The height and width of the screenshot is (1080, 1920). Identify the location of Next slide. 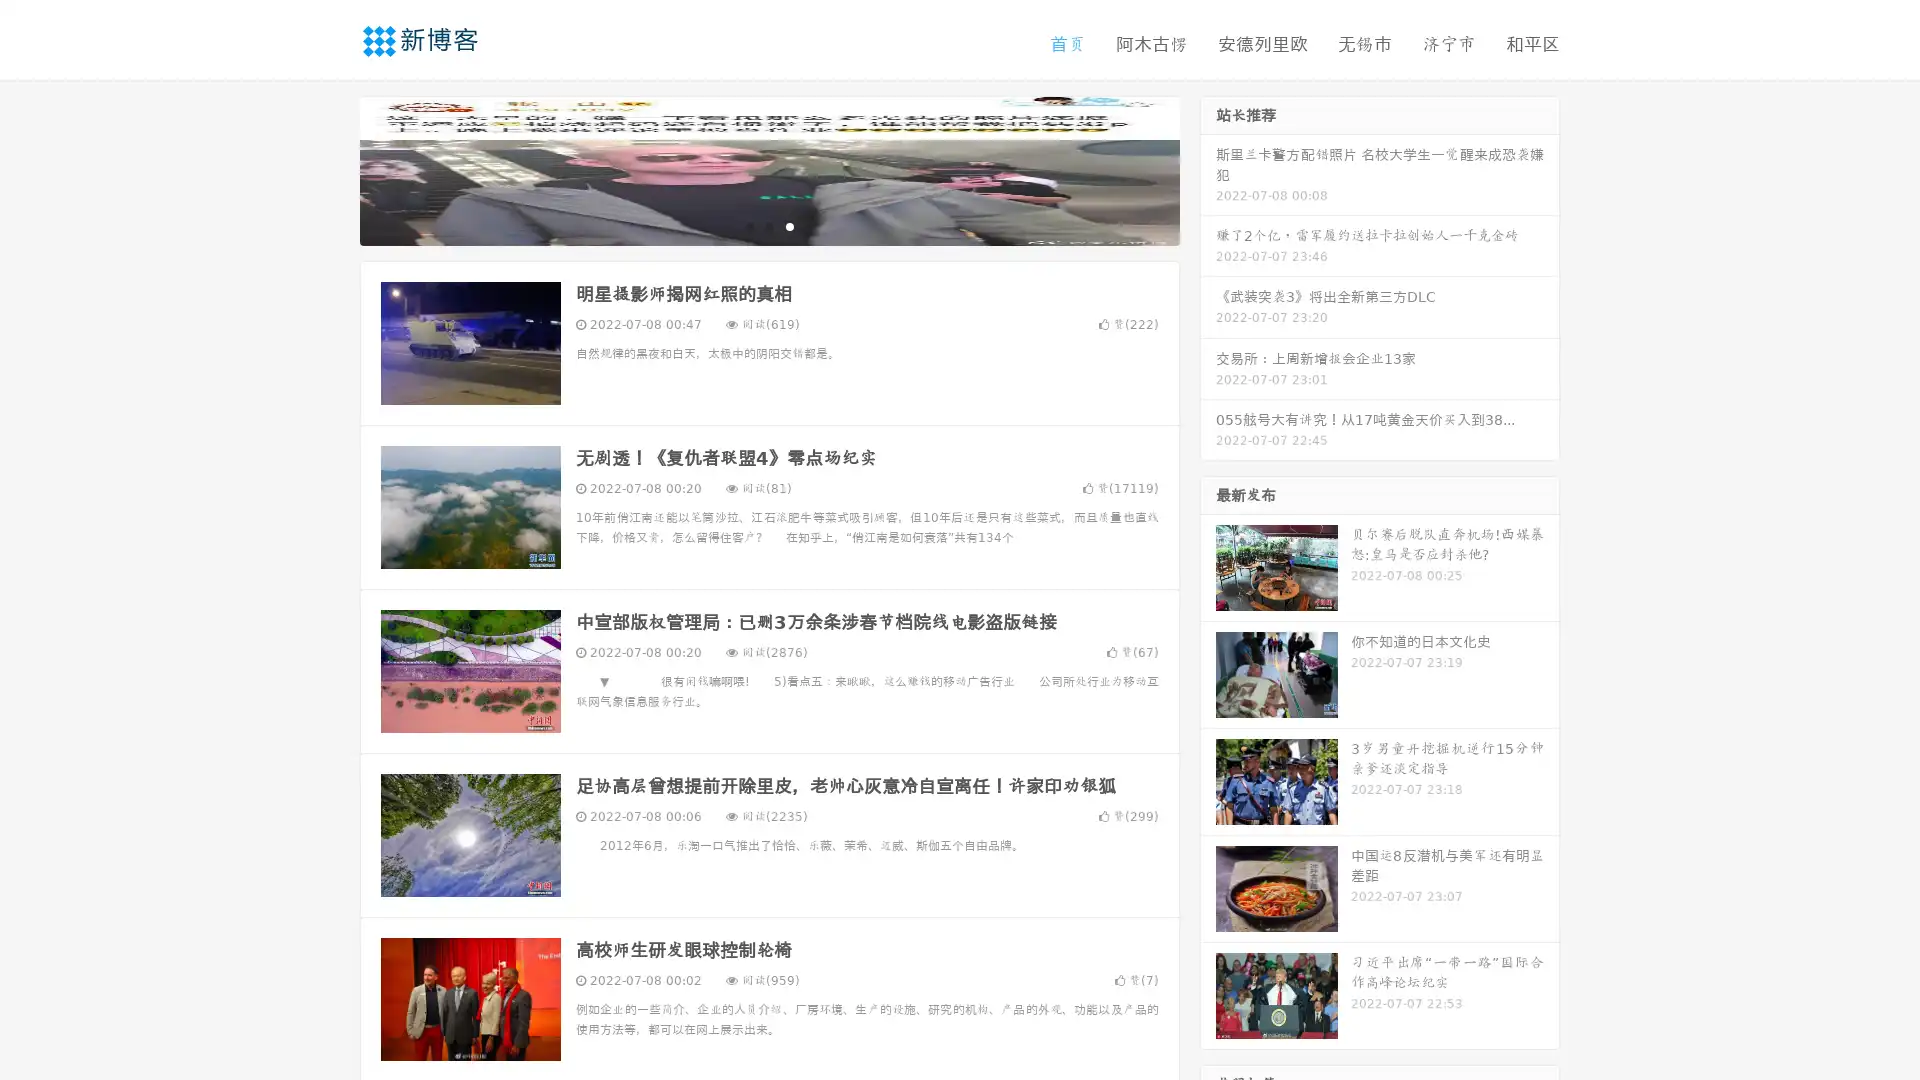
(1208, 168).